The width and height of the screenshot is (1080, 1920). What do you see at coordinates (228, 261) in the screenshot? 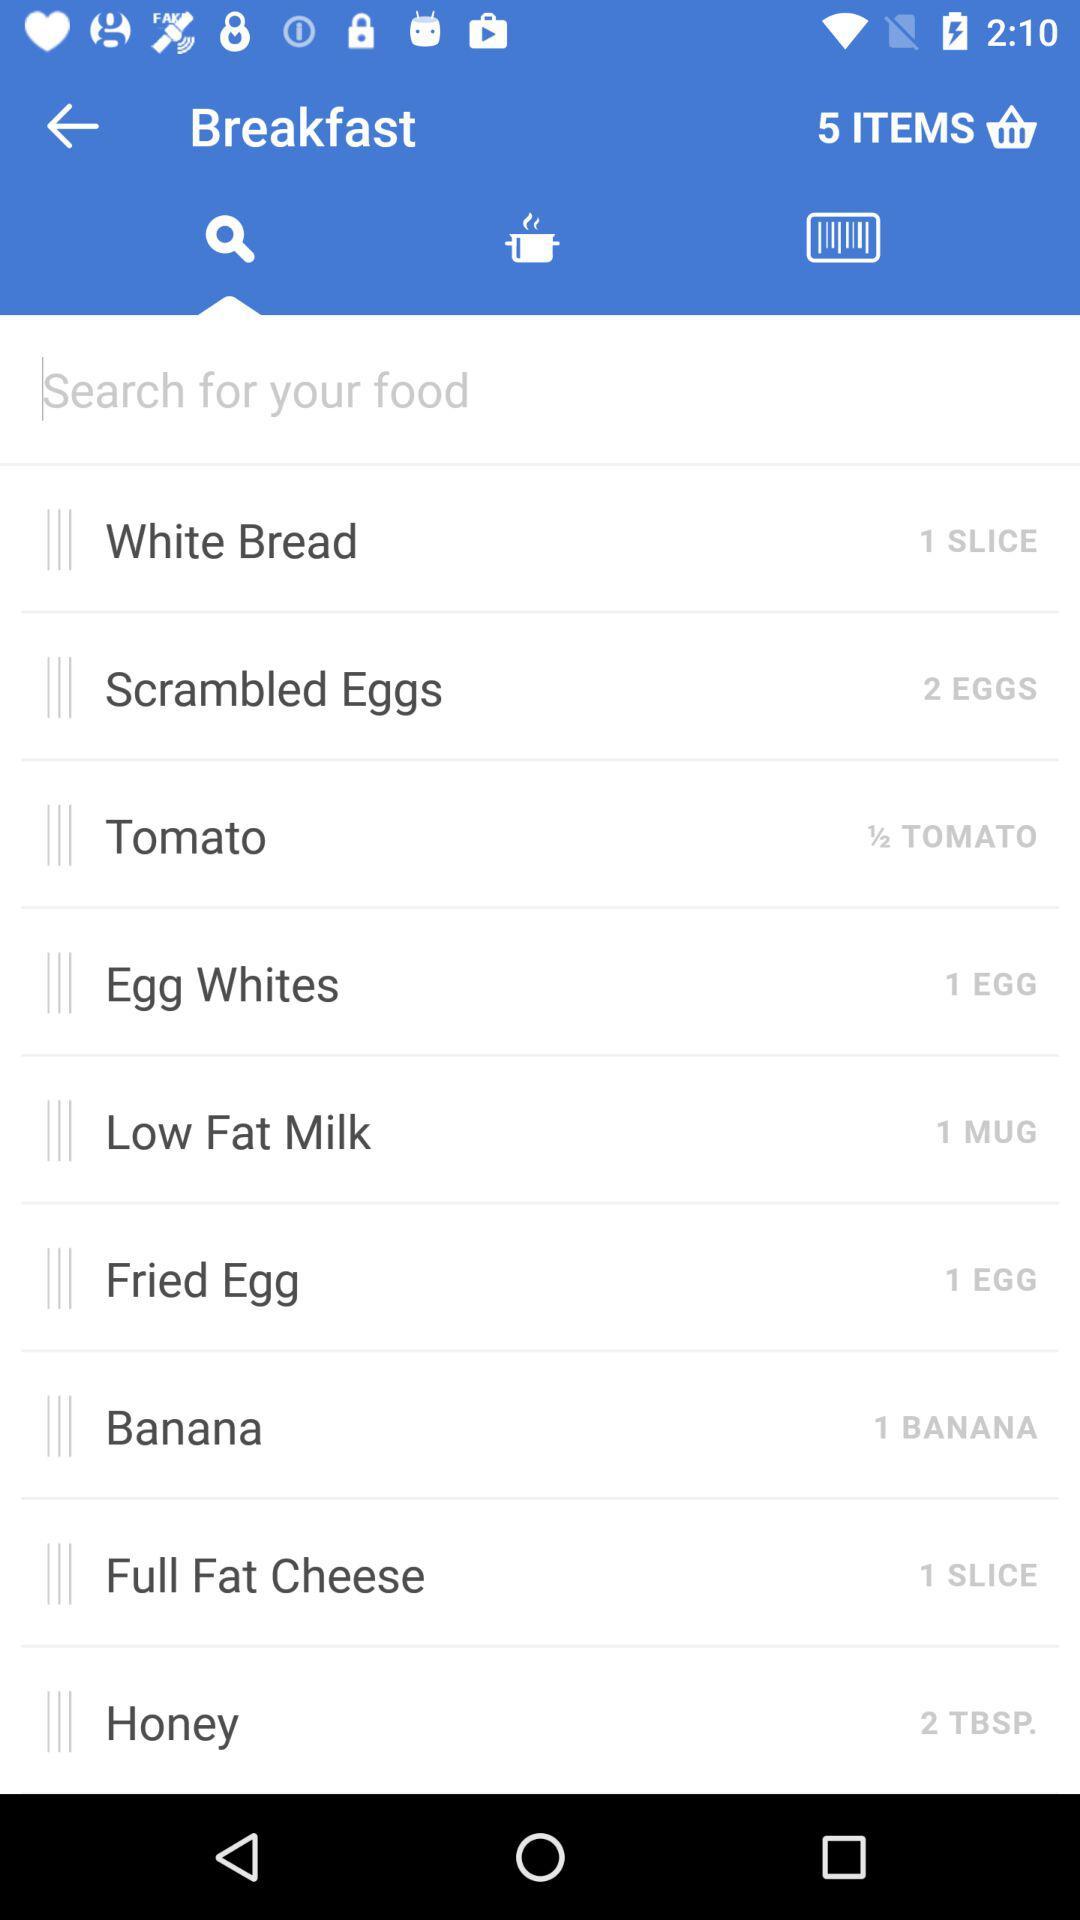
I see `begin search` at bounding box center [228, 261].